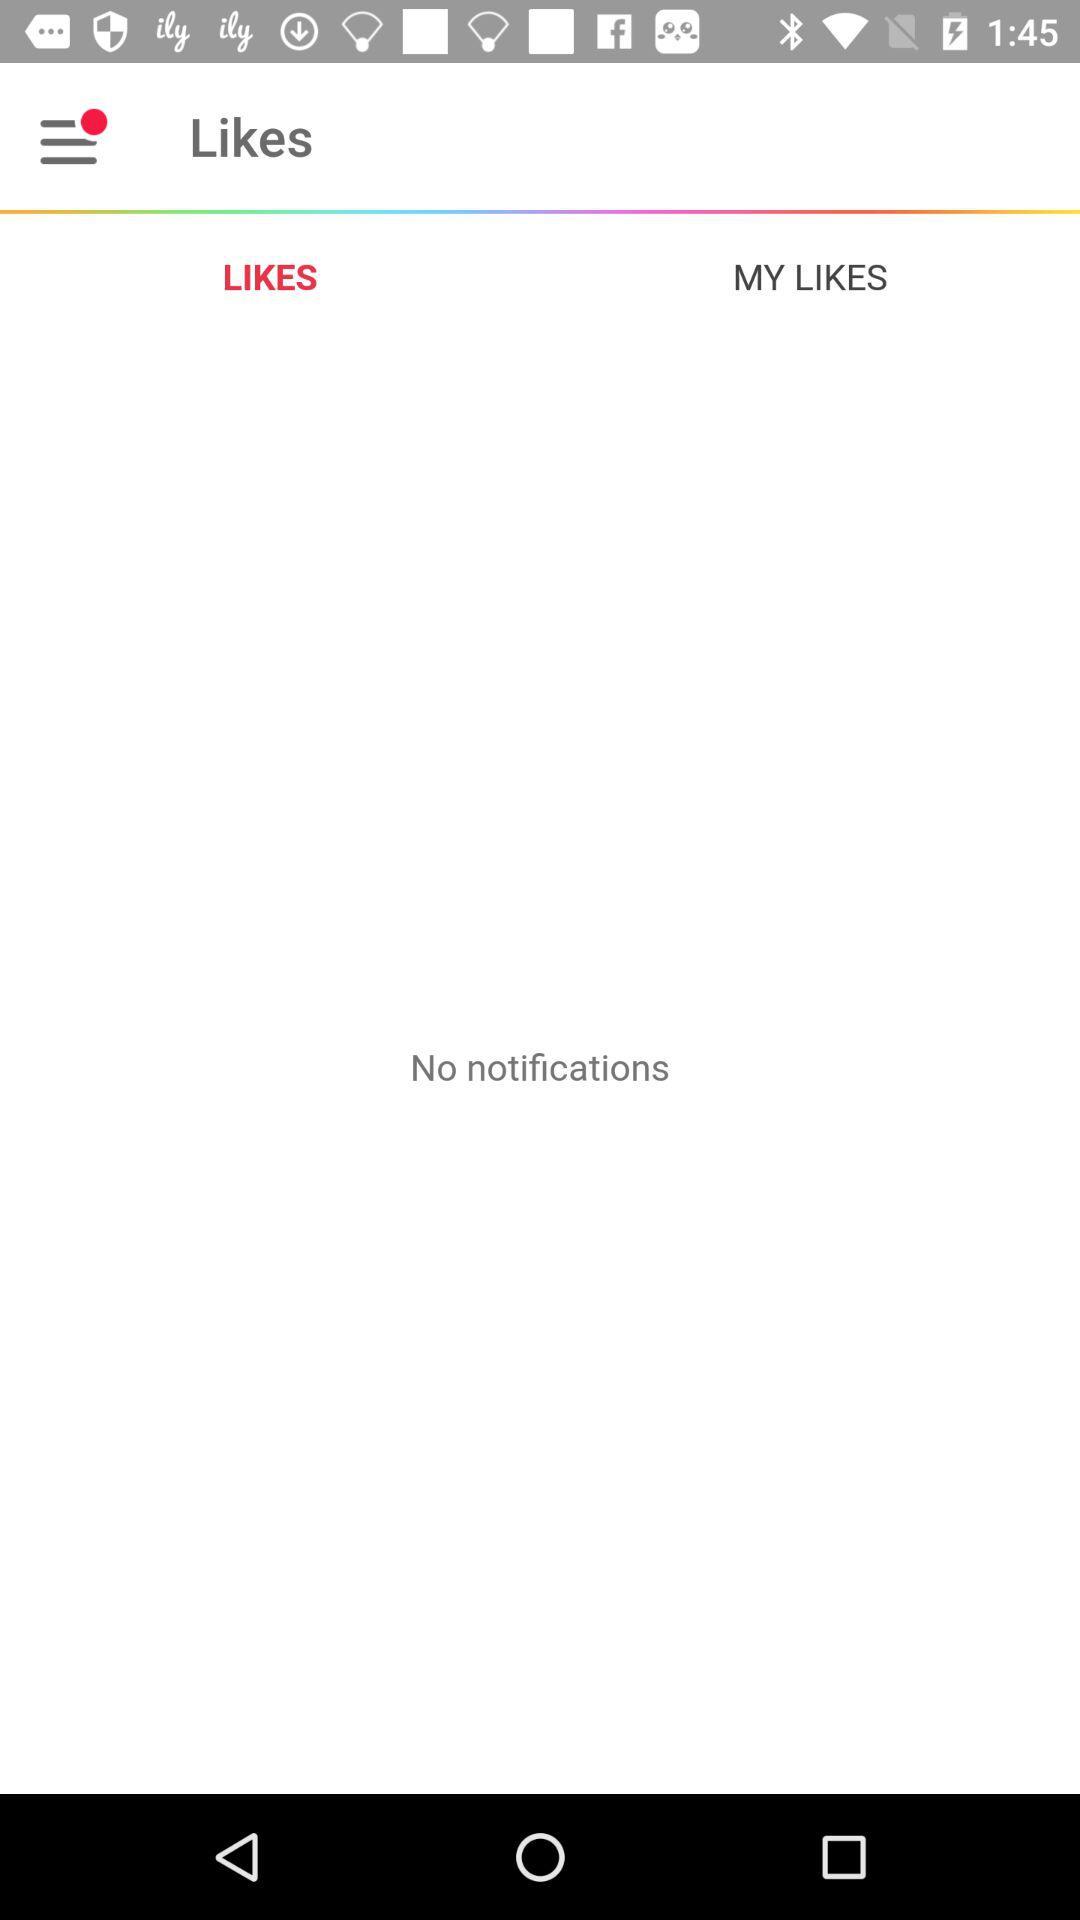 The image size is (1080, 1920). What do you see at coordinates (810, 275) in the screenshot?
I see `my likes icon` at bounding box center [810, 275].